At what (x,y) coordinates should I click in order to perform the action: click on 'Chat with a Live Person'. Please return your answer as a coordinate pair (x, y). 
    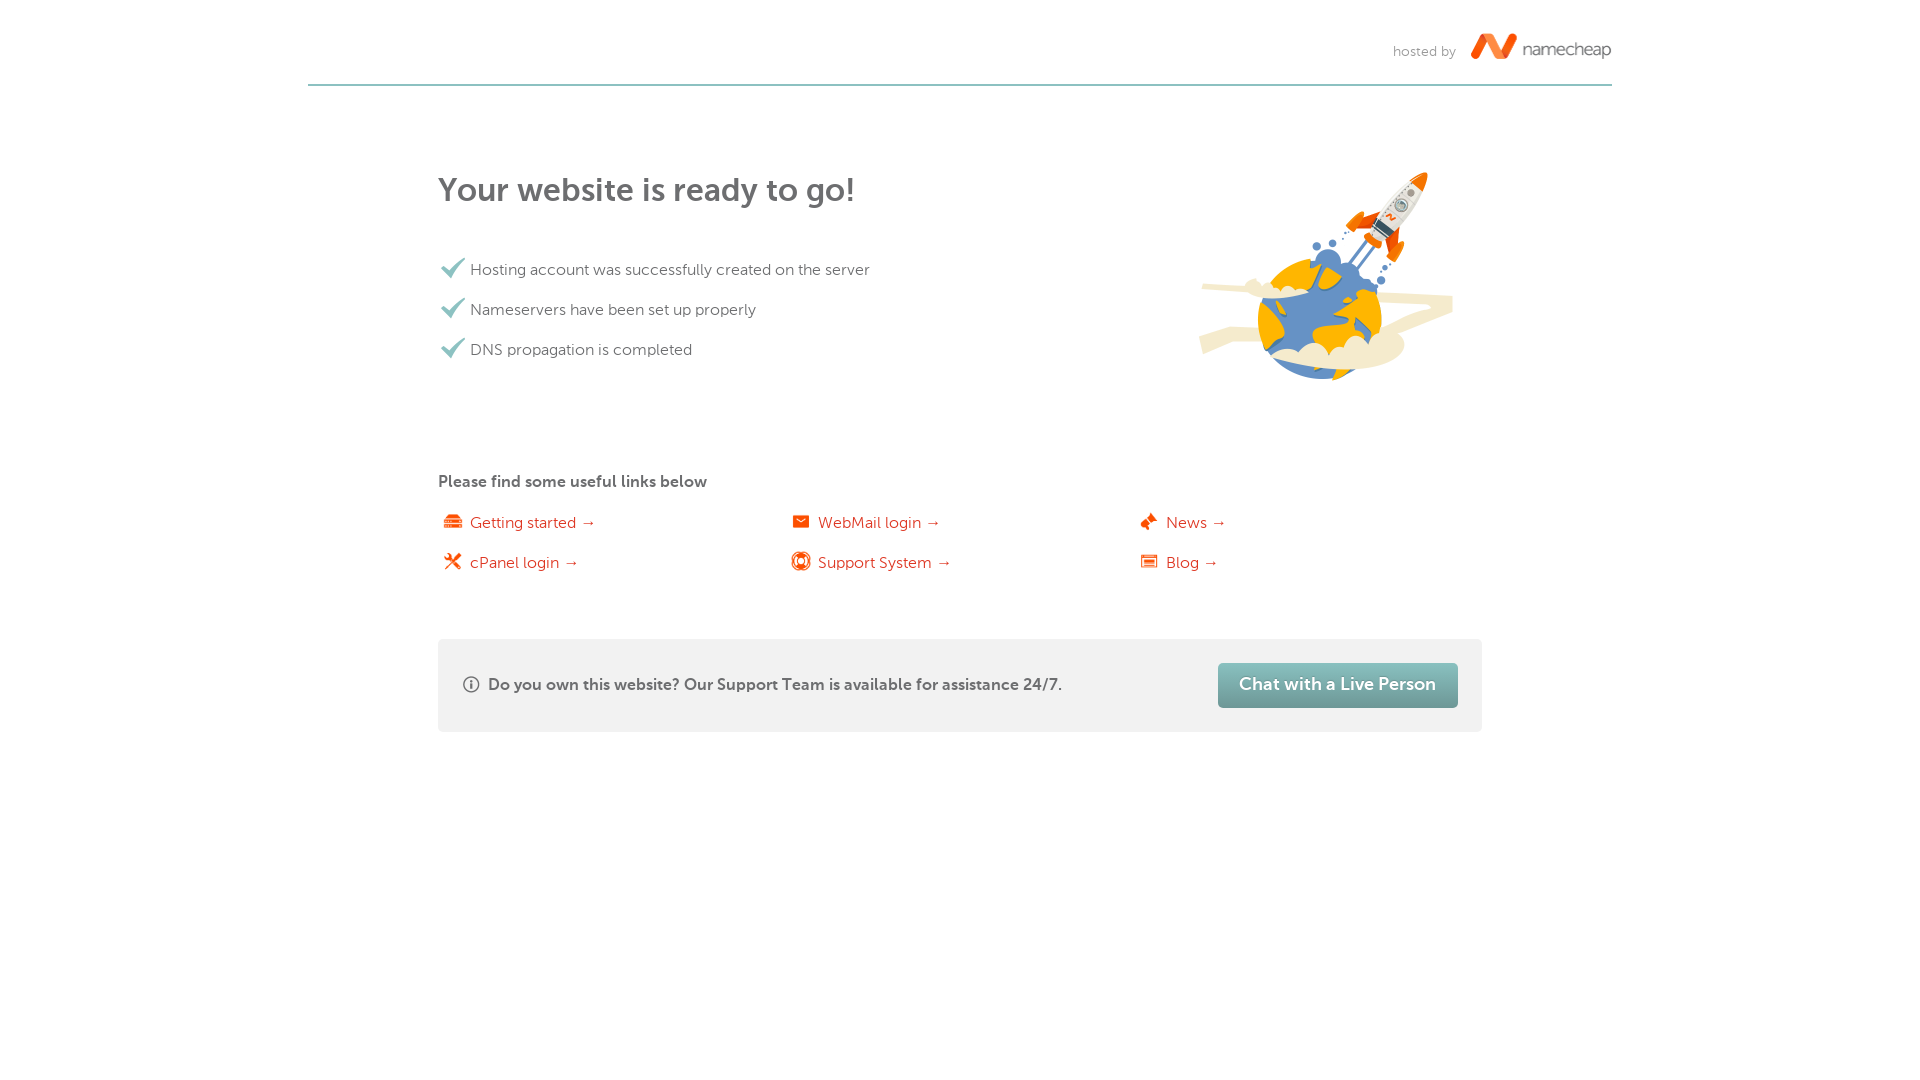
    Looking at the image, I should click on (1217, 684).